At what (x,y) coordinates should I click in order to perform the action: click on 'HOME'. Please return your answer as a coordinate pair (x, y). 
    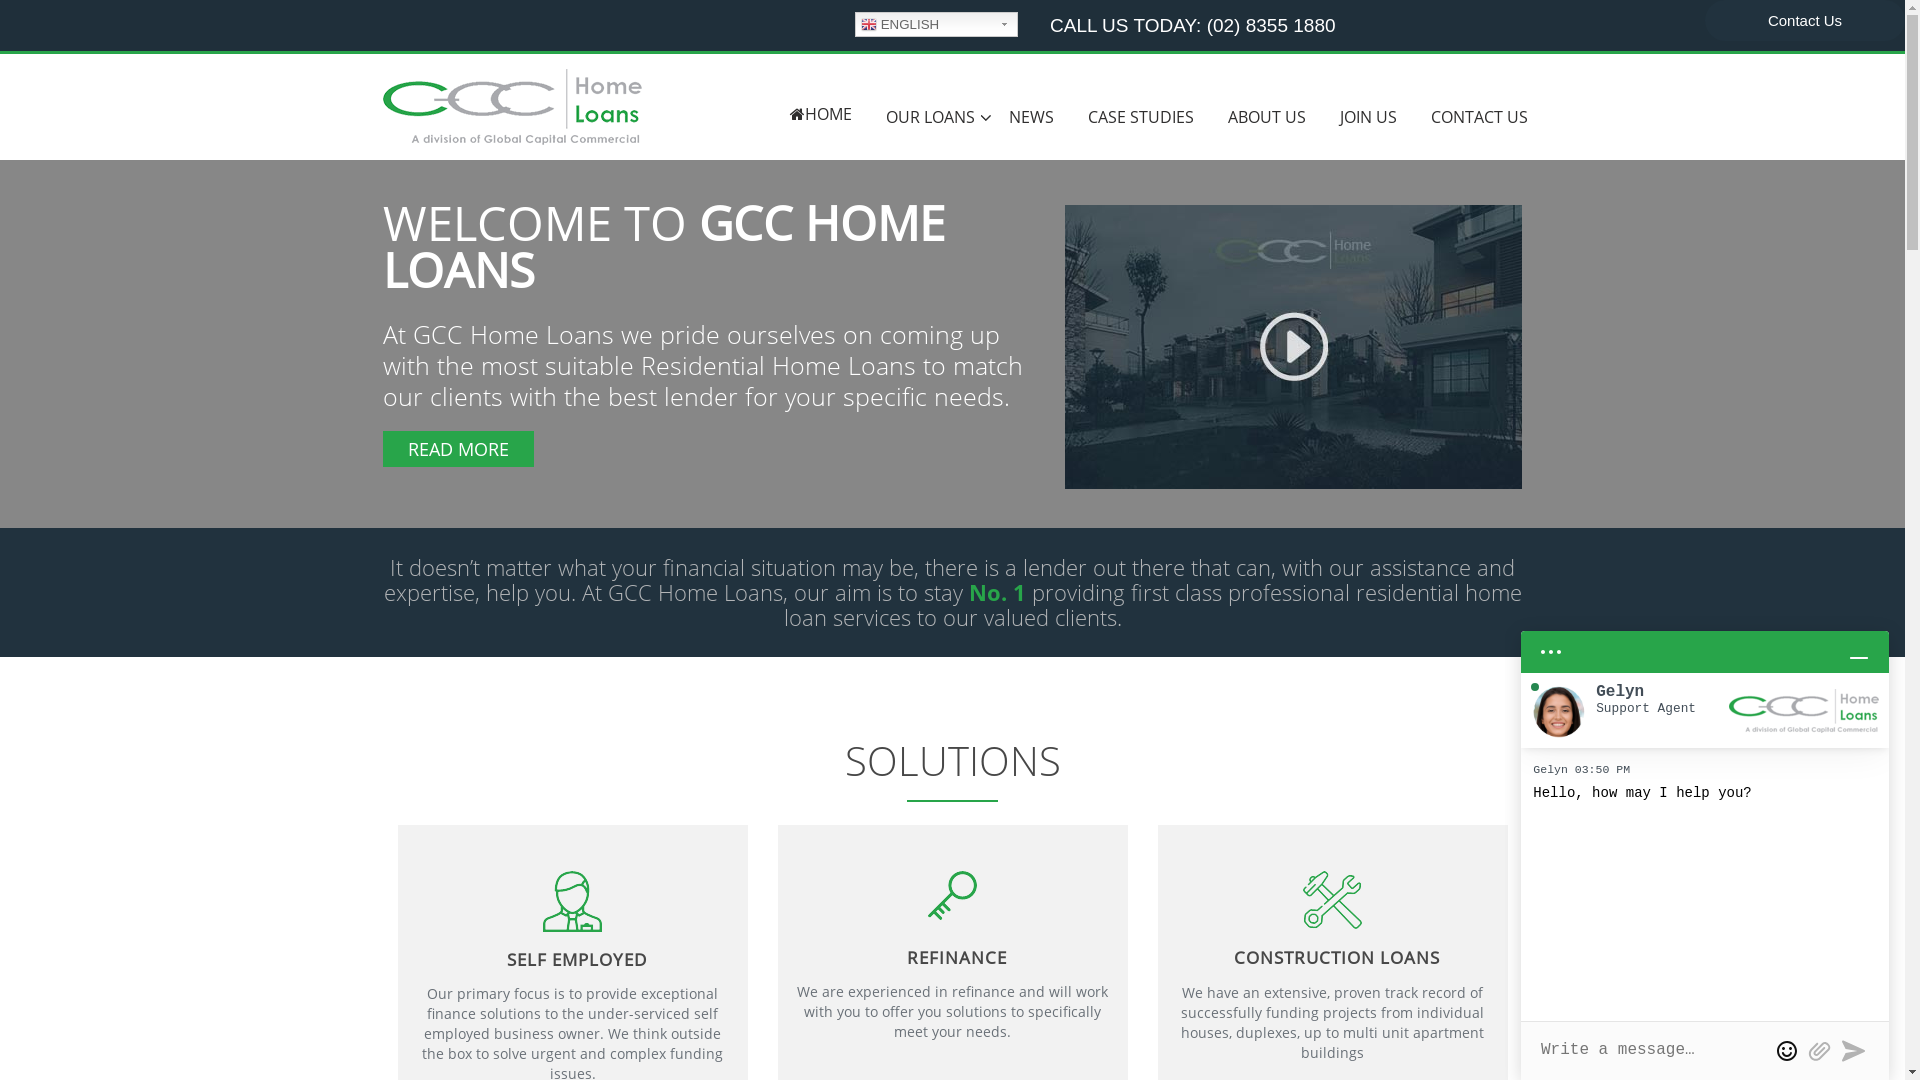
    Looking at the image, I should click on (820, 114).